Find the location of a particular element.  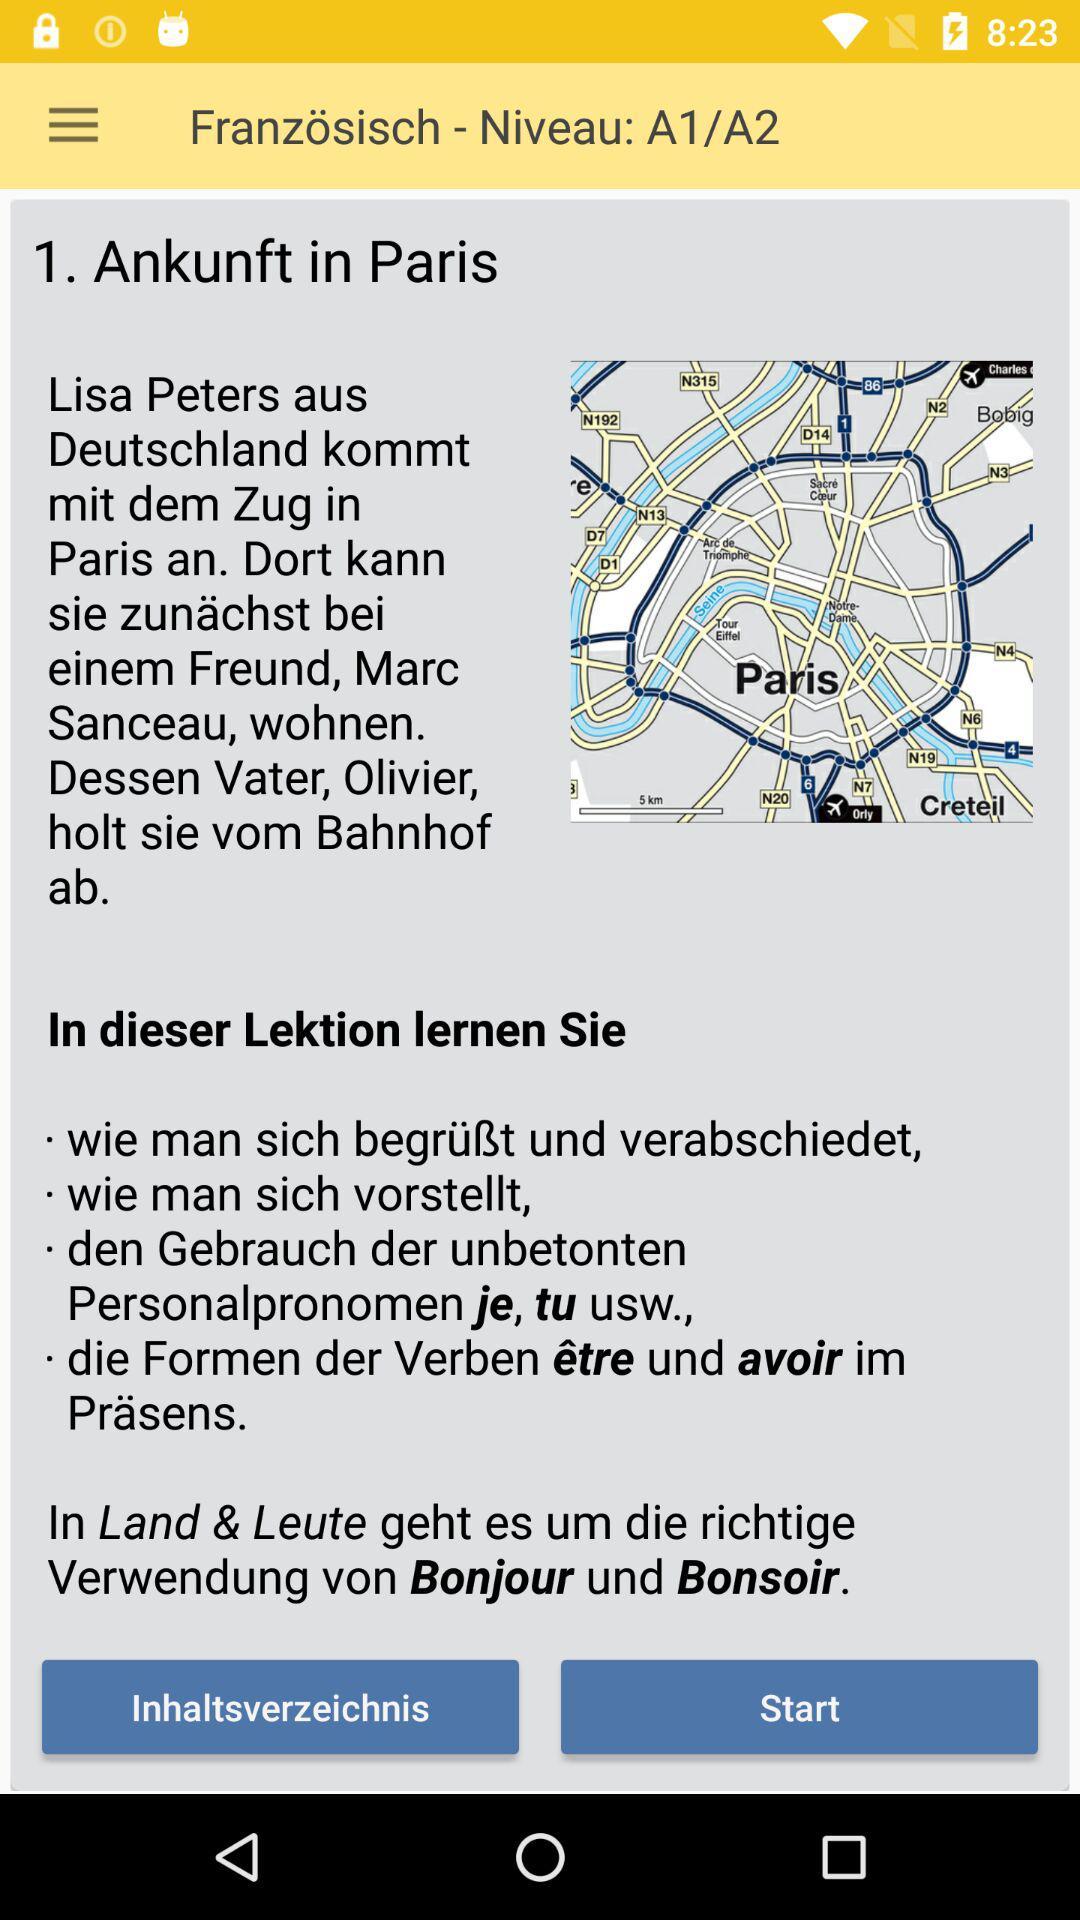

start item is located at coordinates (798, 1706).